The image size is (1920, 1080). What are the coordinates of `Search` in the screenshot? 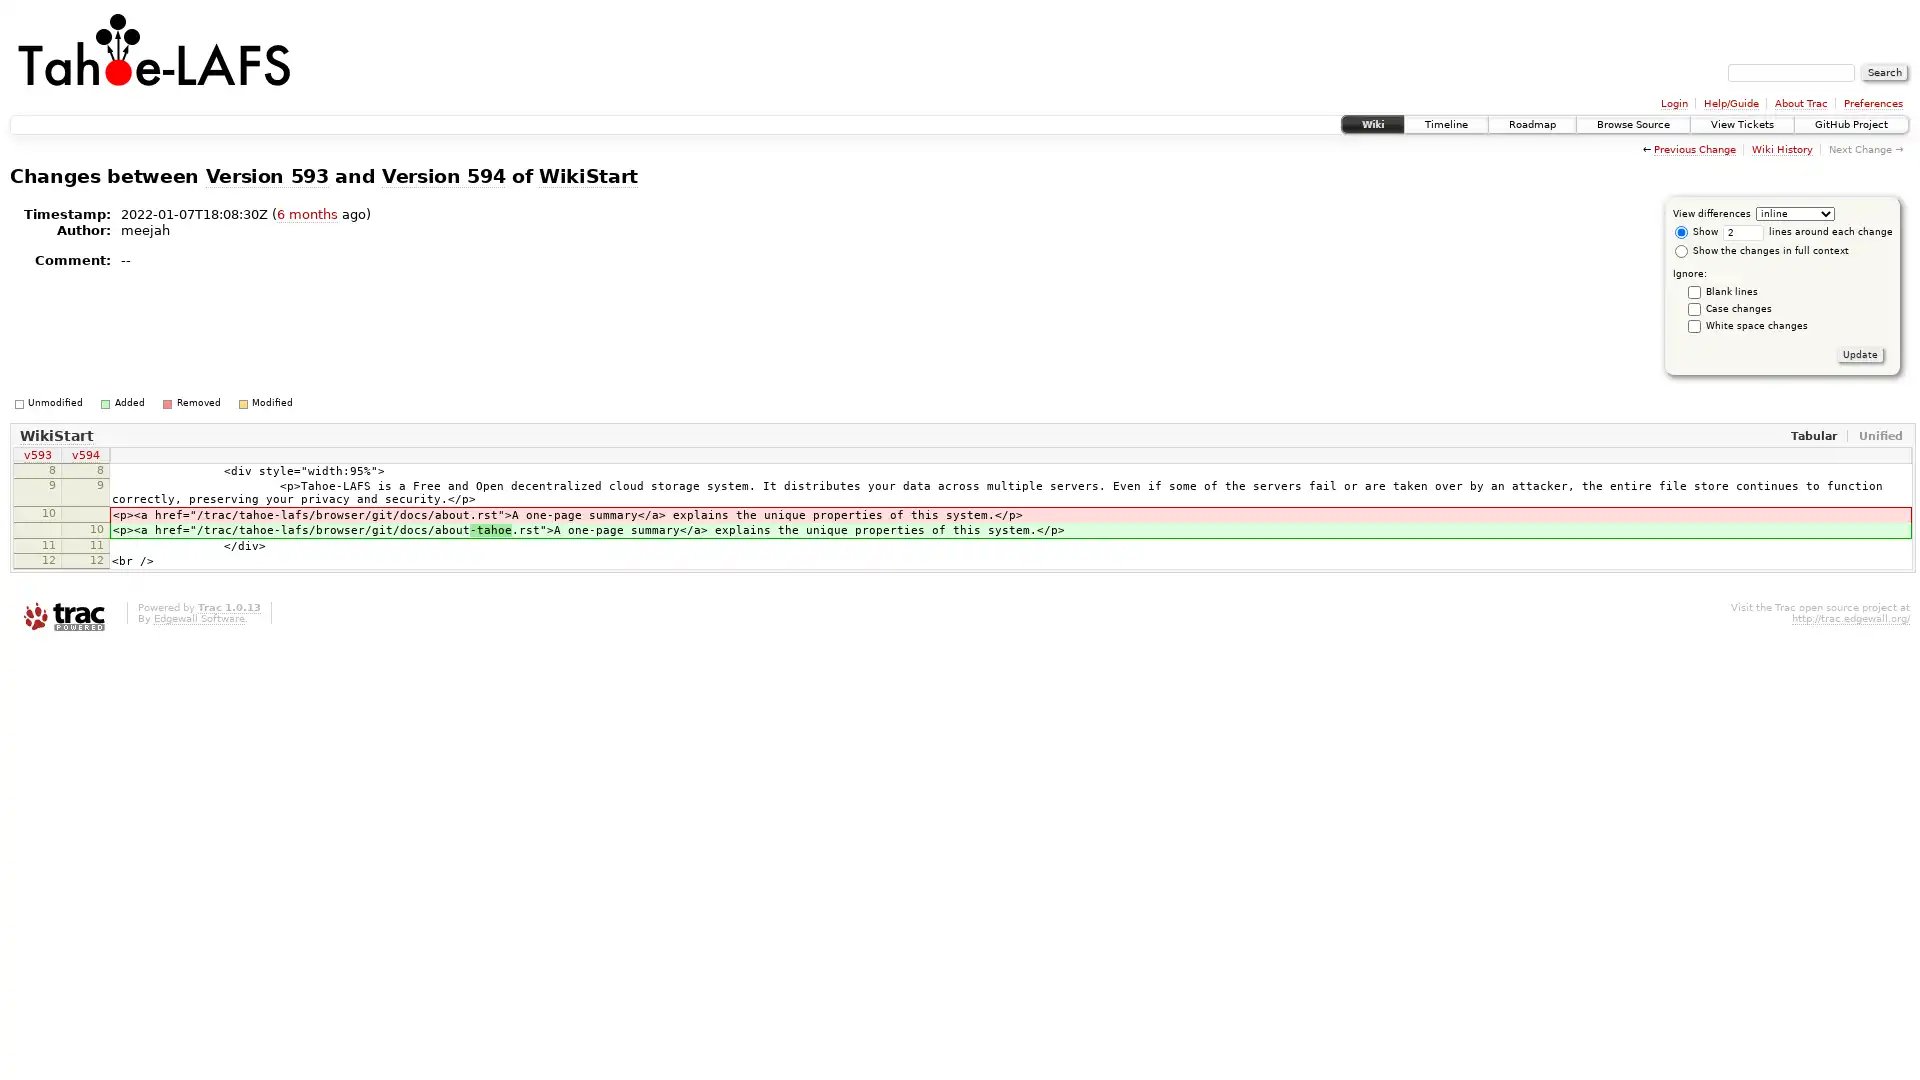 It's located at (1884, 72).